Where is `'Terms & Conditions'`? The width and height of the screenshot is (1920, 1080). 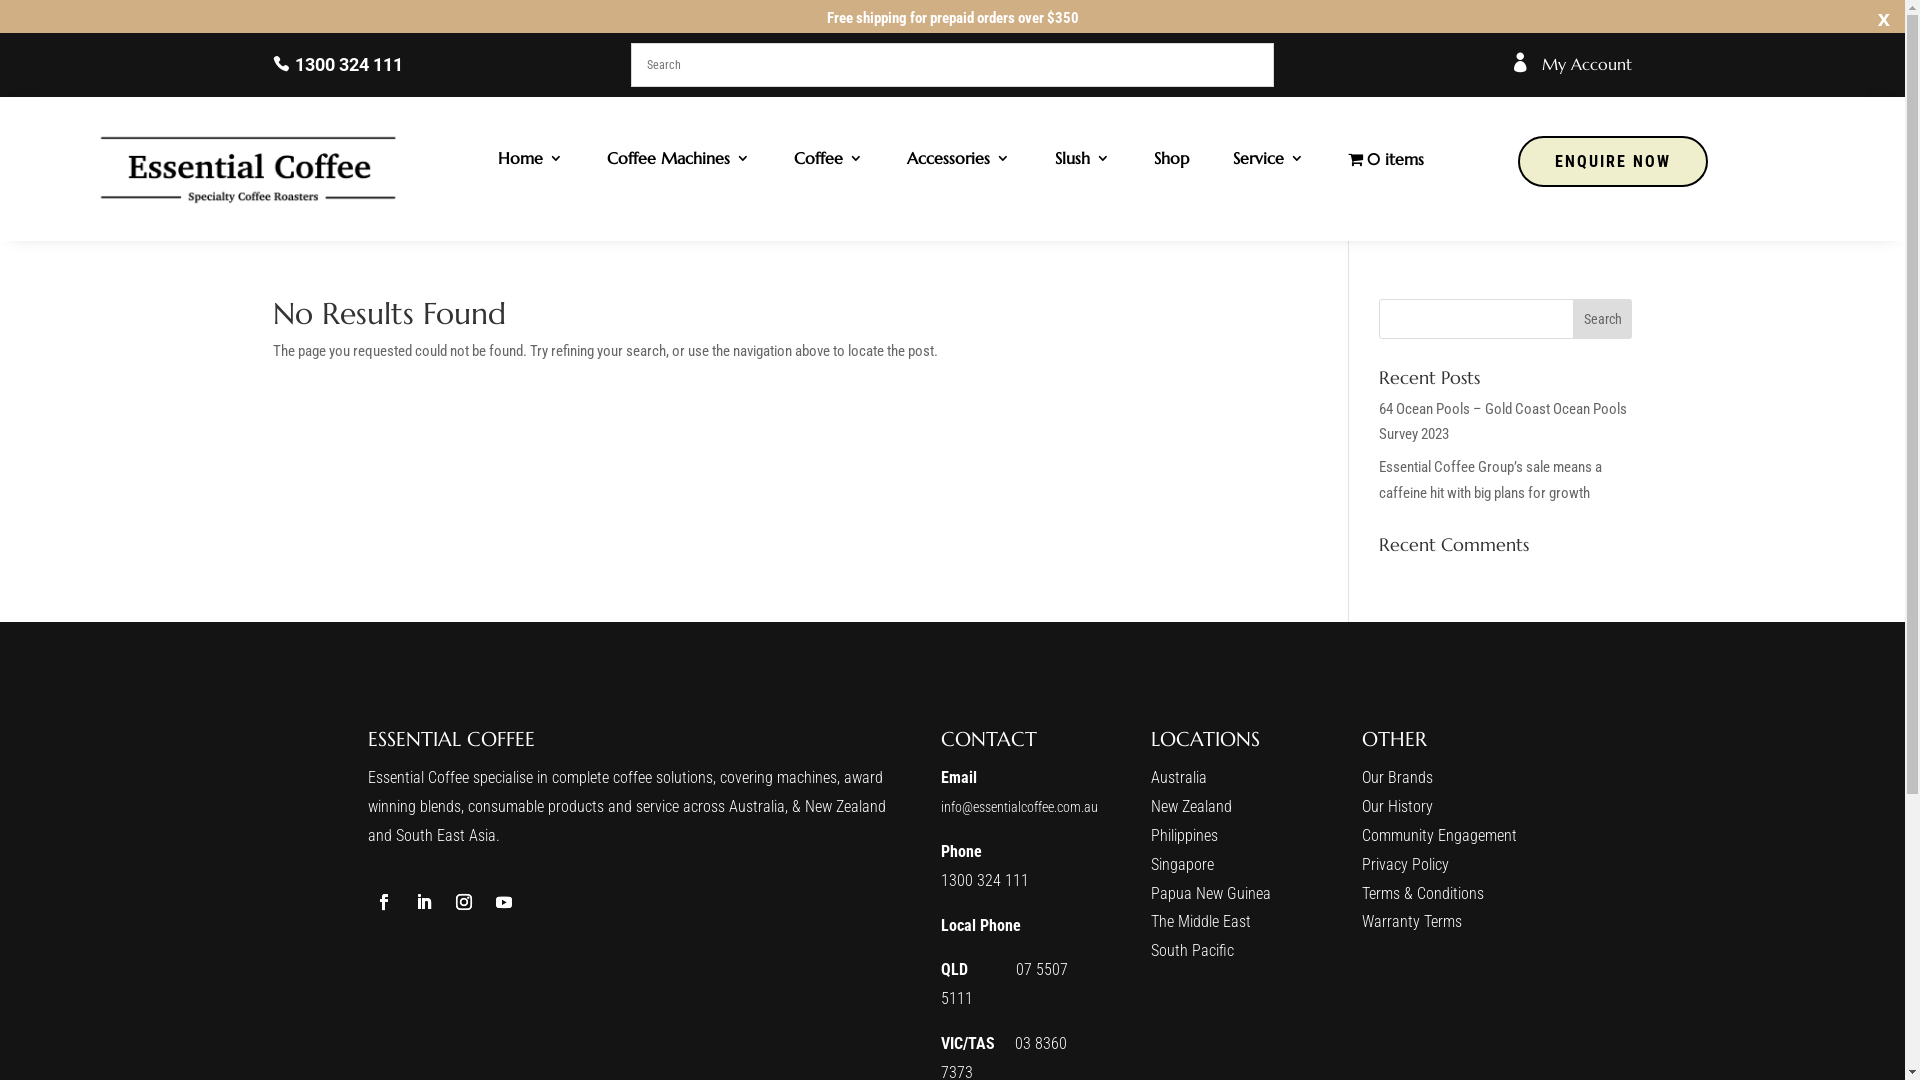 'Terms & Conditions' is located at coordinates (1421, 892).